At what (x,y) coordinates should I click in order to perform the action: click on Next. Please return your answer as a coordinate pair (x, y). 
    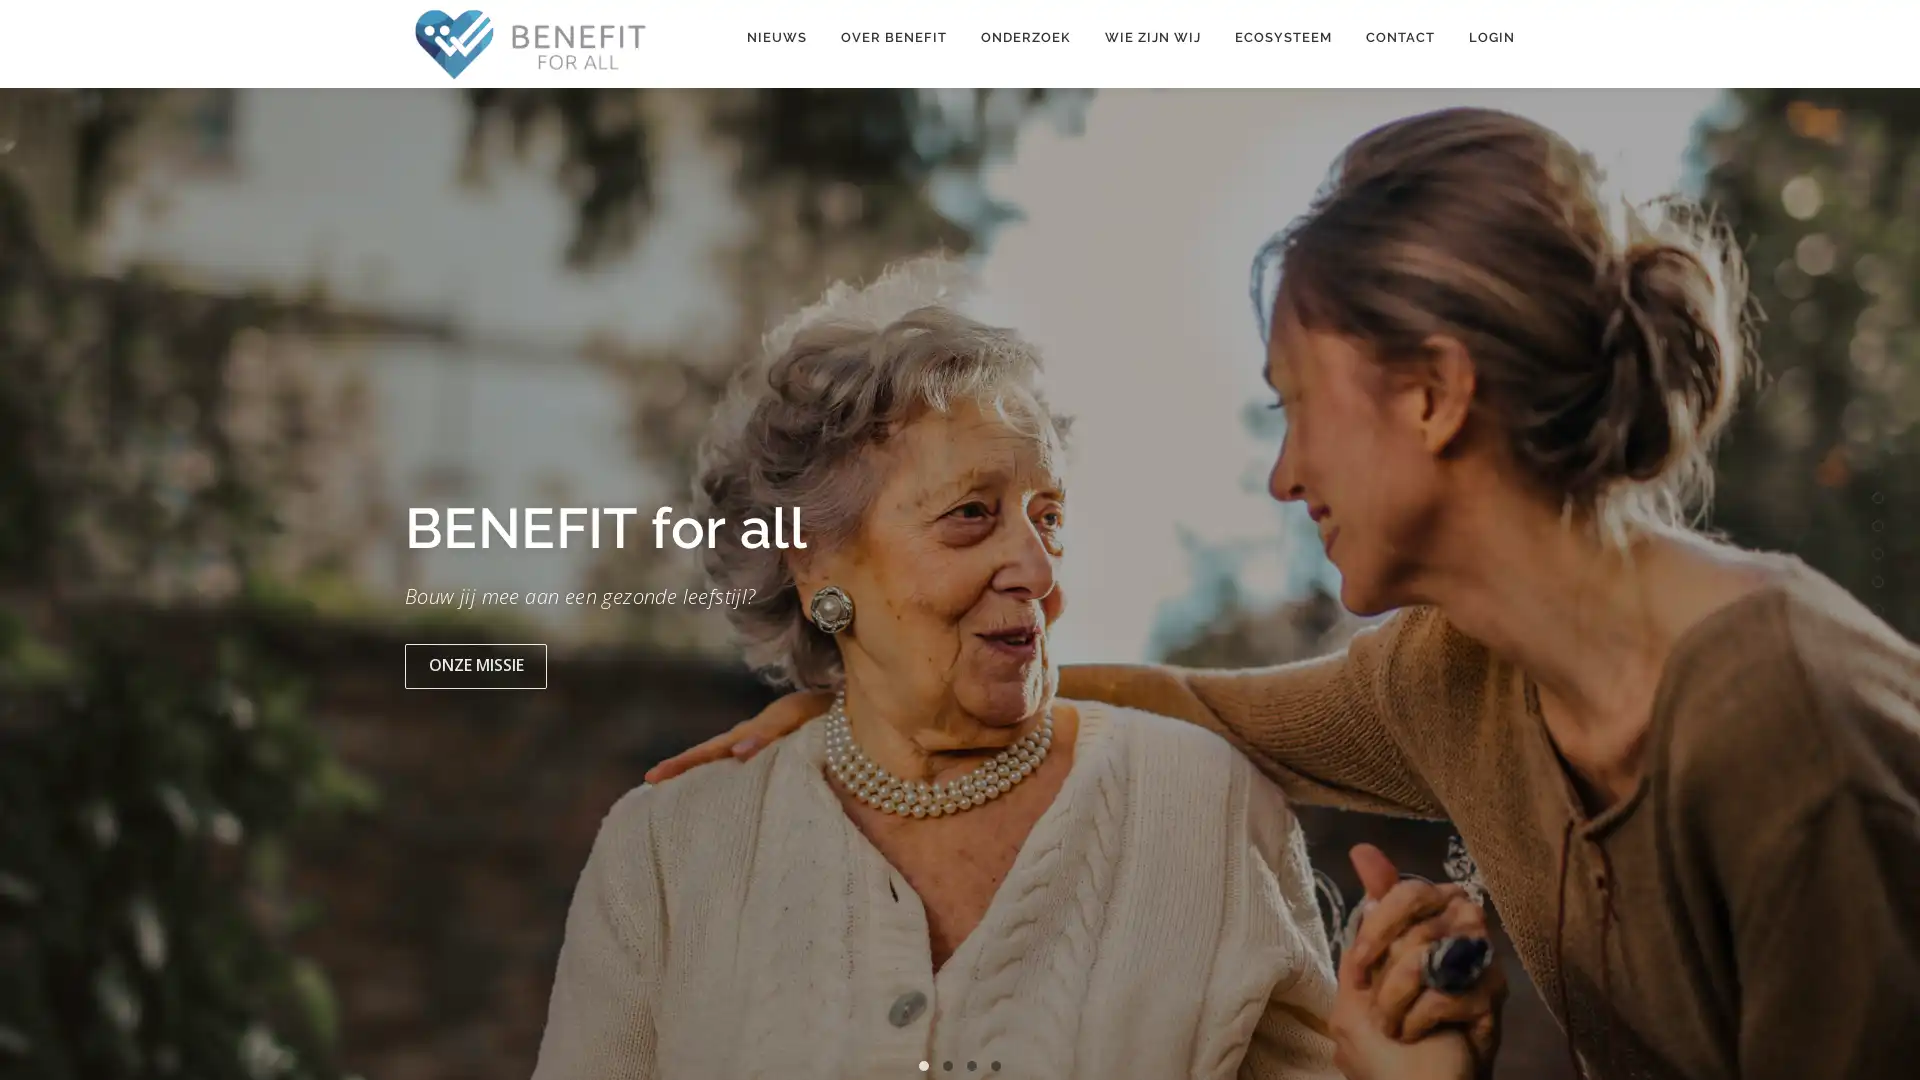
    Looking at the image, I should click on (1881, 589).